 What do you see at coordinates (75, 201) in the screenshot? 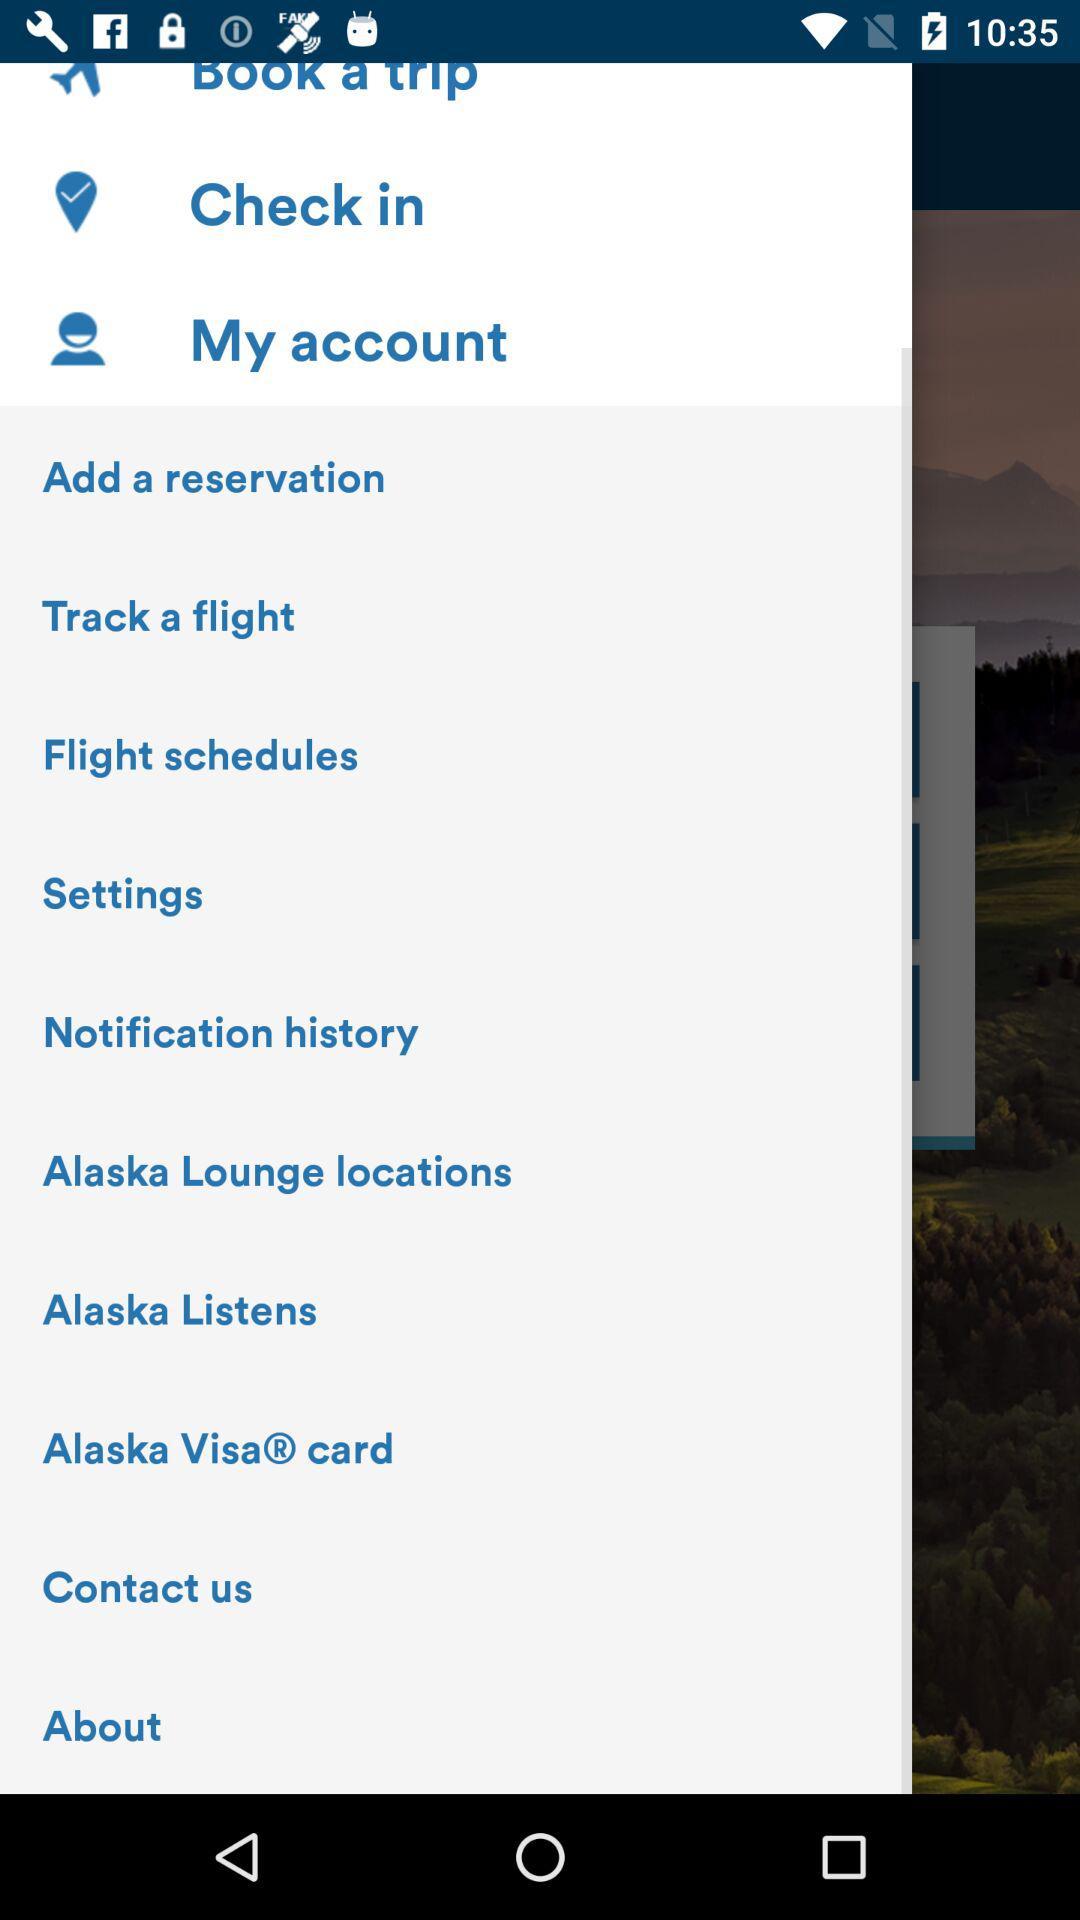
I see `the icon left to the text check in` at bounding box center [75, 201].